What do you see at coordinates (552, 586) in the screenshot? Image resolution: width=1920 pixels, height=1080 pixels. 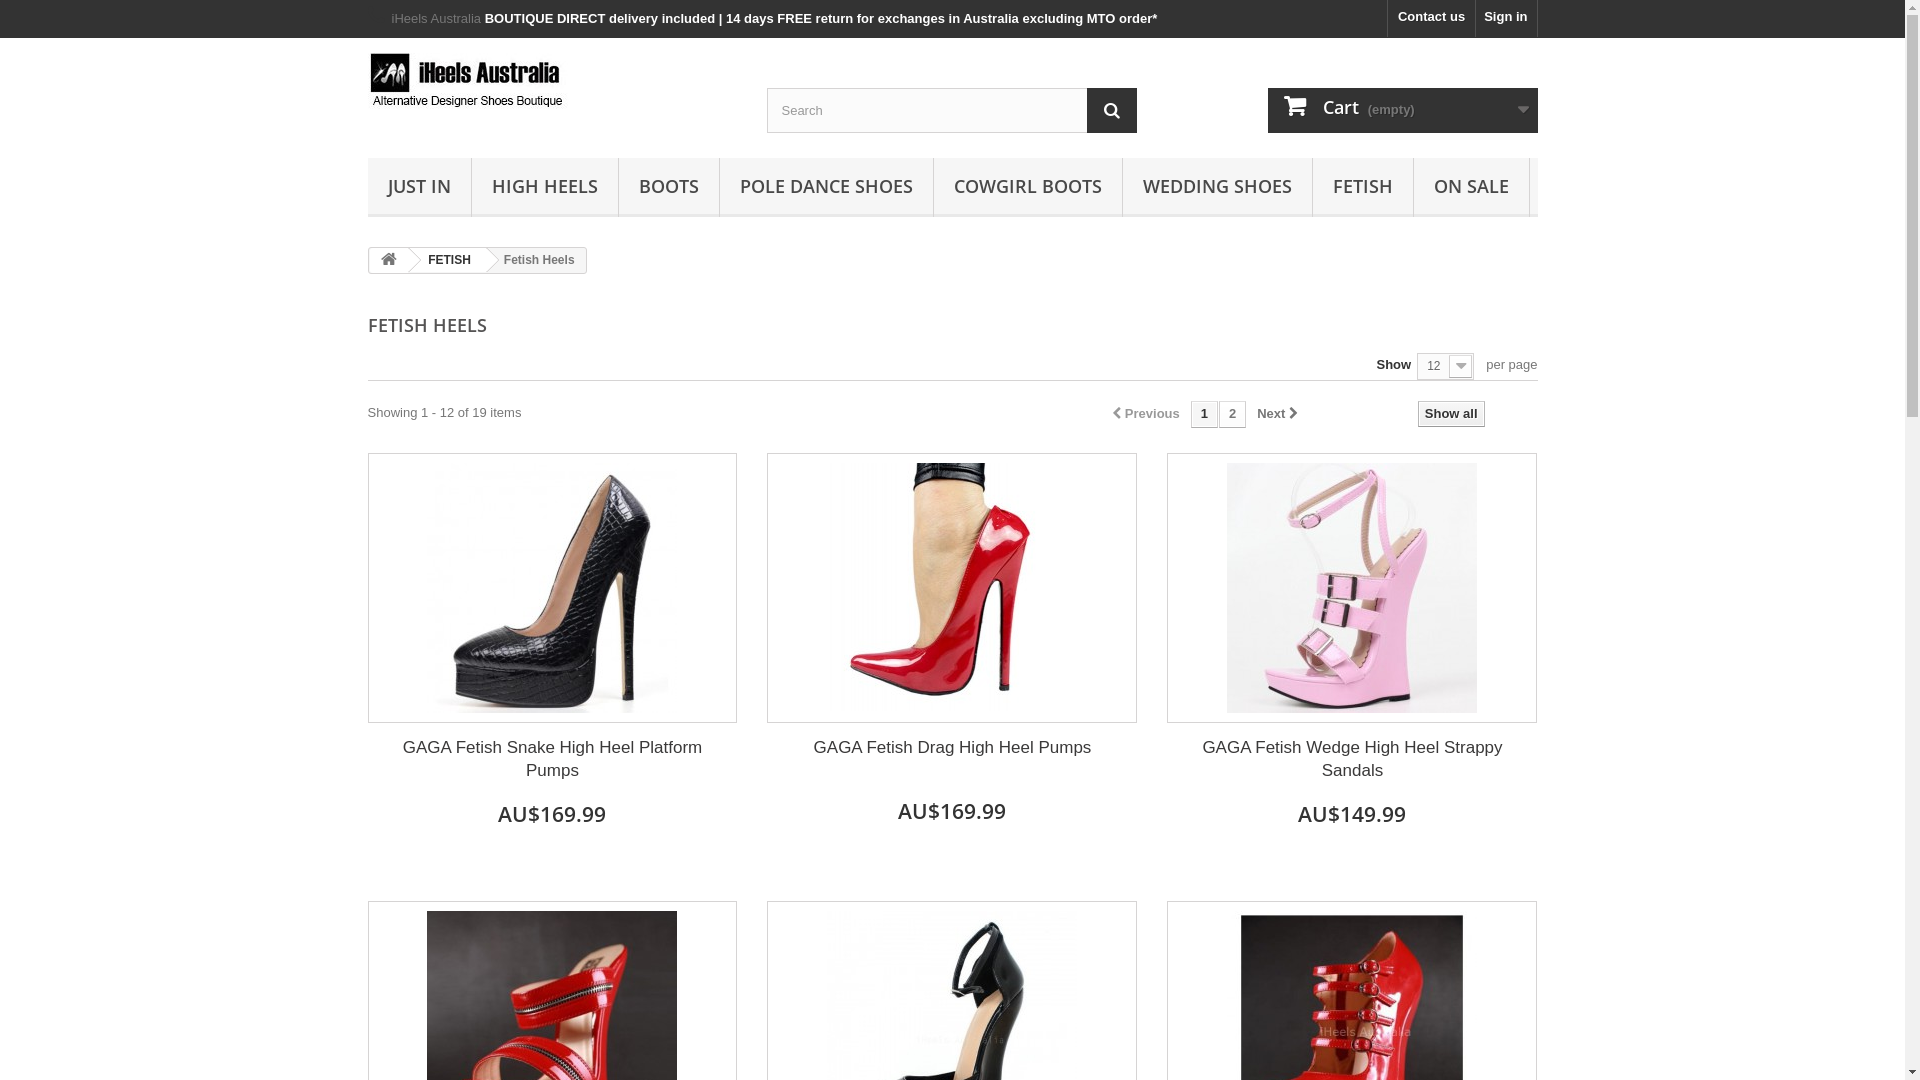 I see `'GAGA Black Snake Fetish High Heel Platform Drag Pumps'` at bounding box center [552, 586].